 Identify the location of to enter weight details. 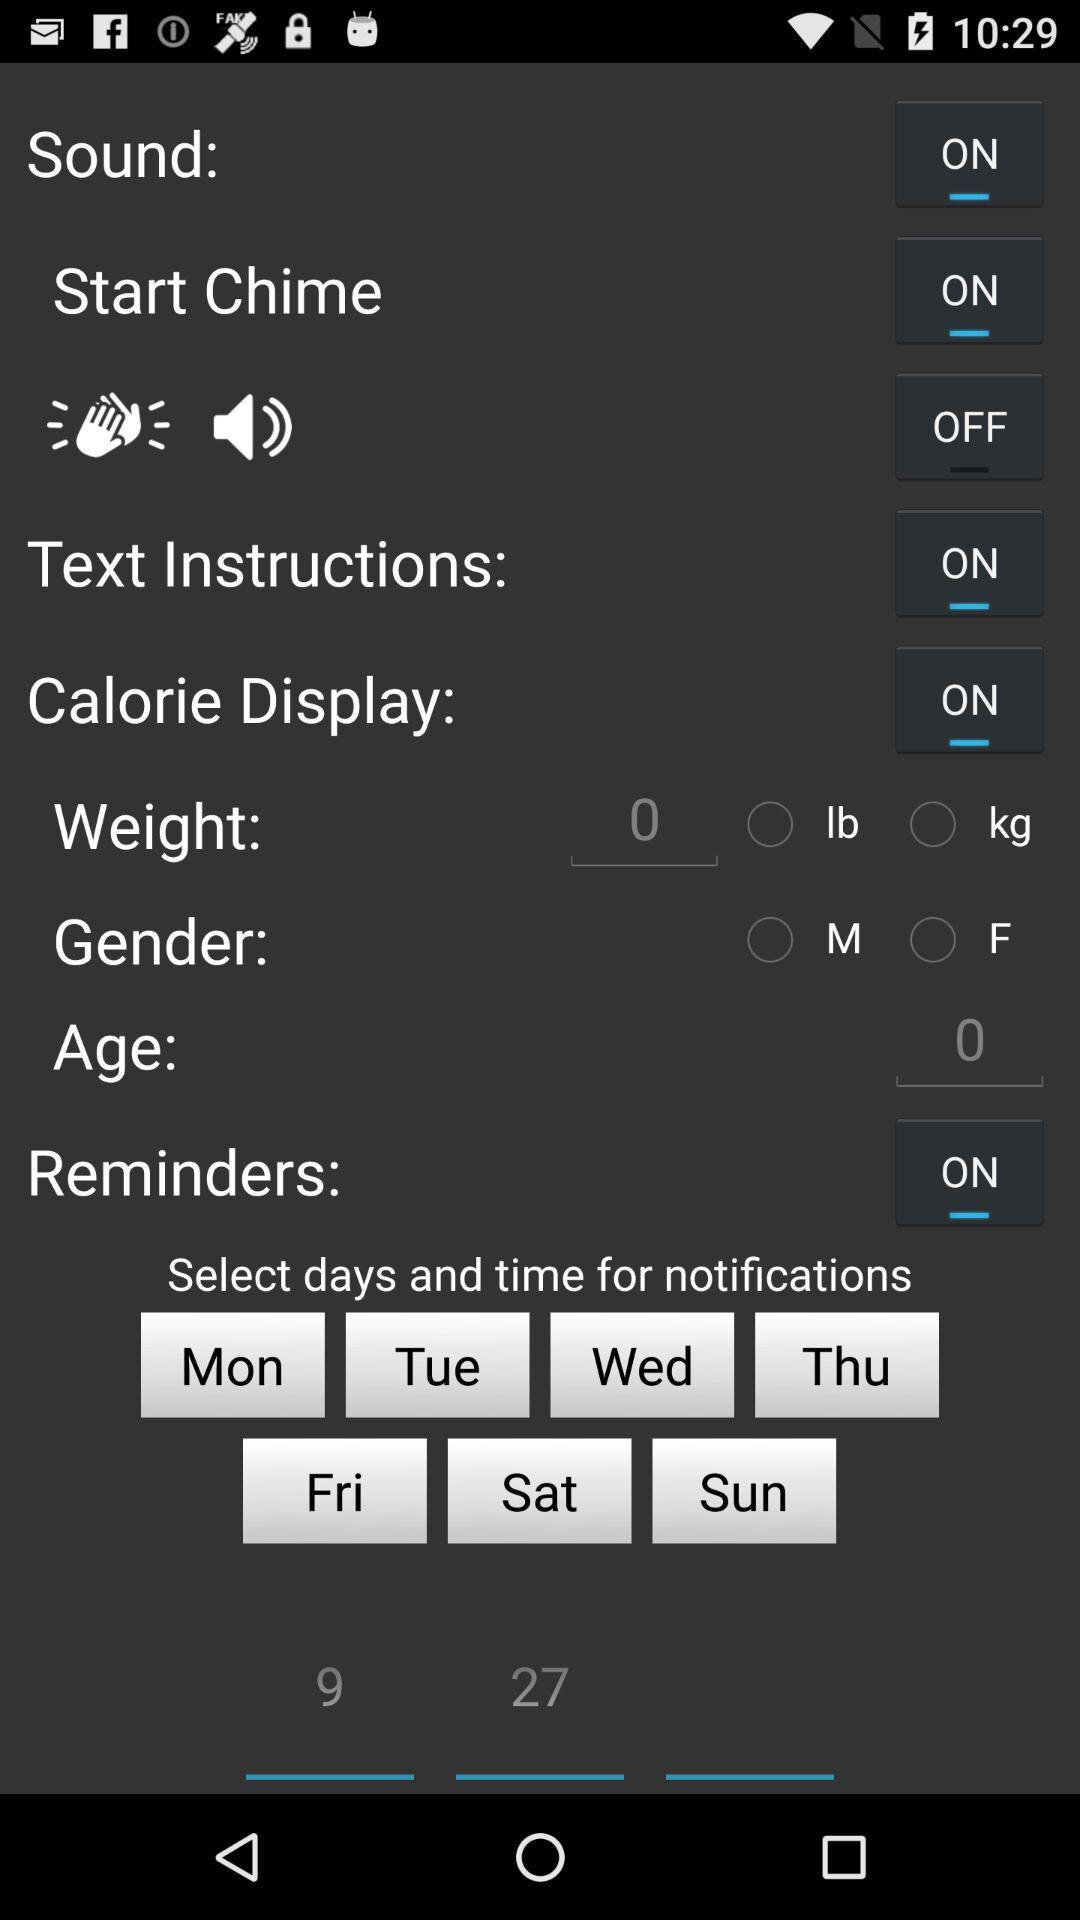
(644, 824).